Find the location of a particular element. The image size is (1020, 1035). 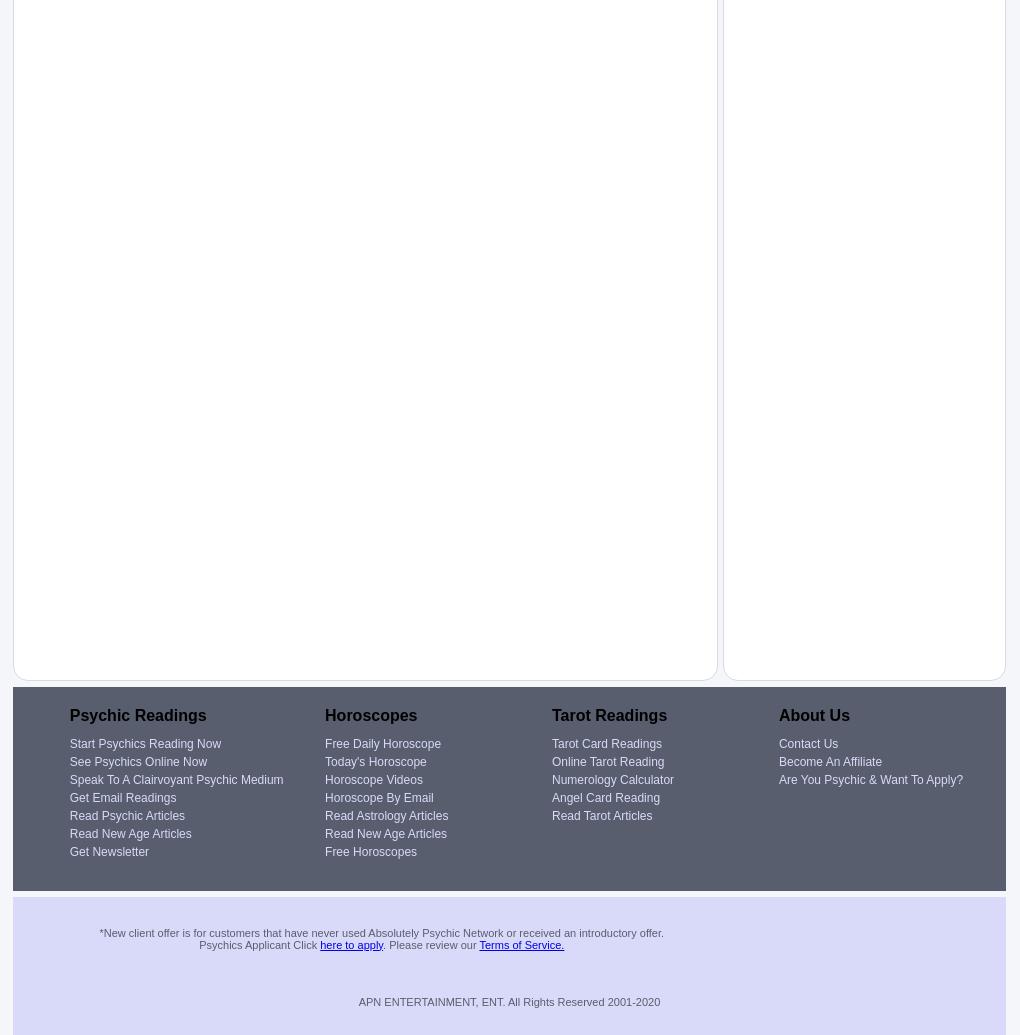

'See Psychics Online Now' is located at coordinates (138, 760).